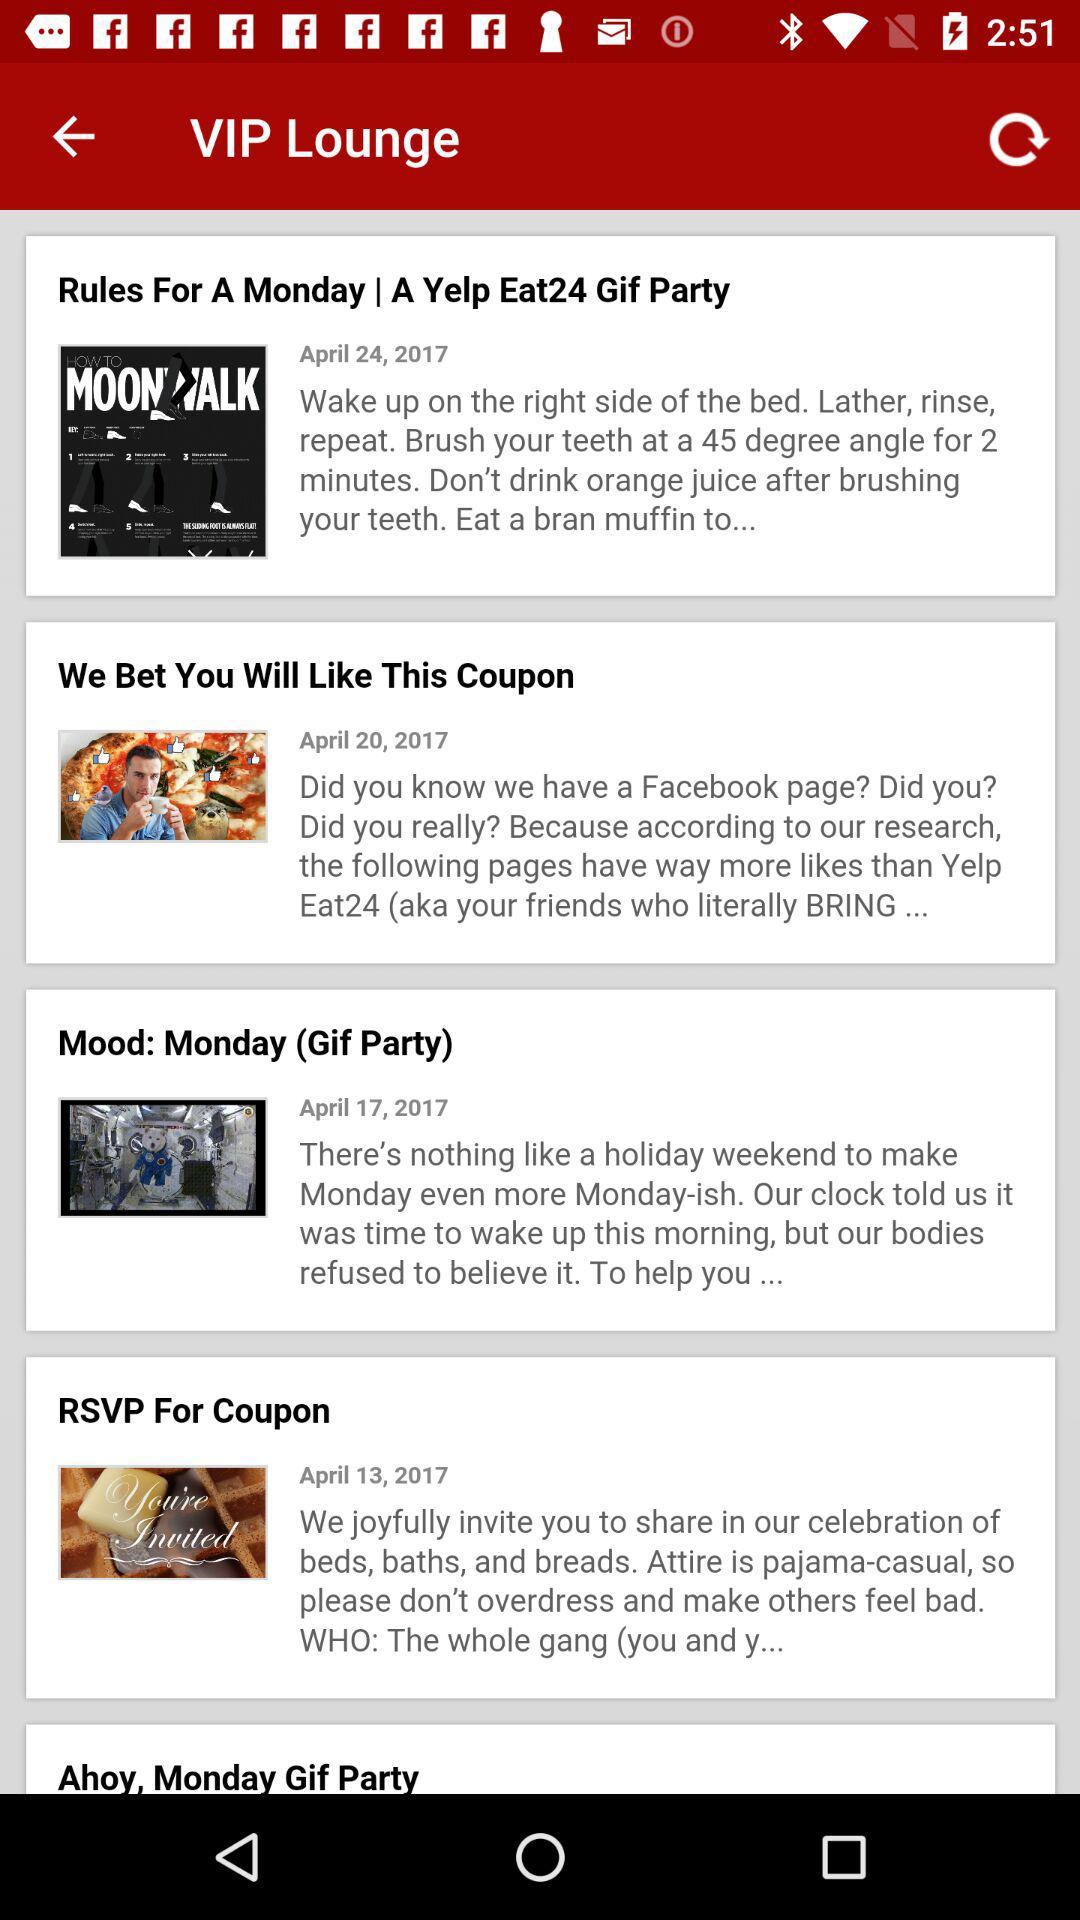 The width and height of the screenshot is (1080, 1920). I want to click on article, so click(540, 1002).